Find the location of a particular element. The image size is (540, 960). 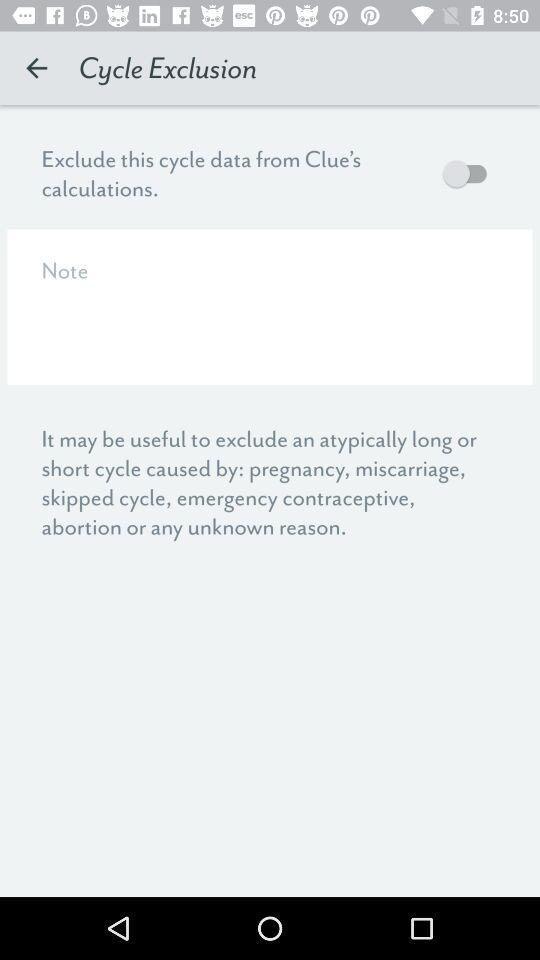

item next to exclude this cycle item is located at coordinates (469, 172).